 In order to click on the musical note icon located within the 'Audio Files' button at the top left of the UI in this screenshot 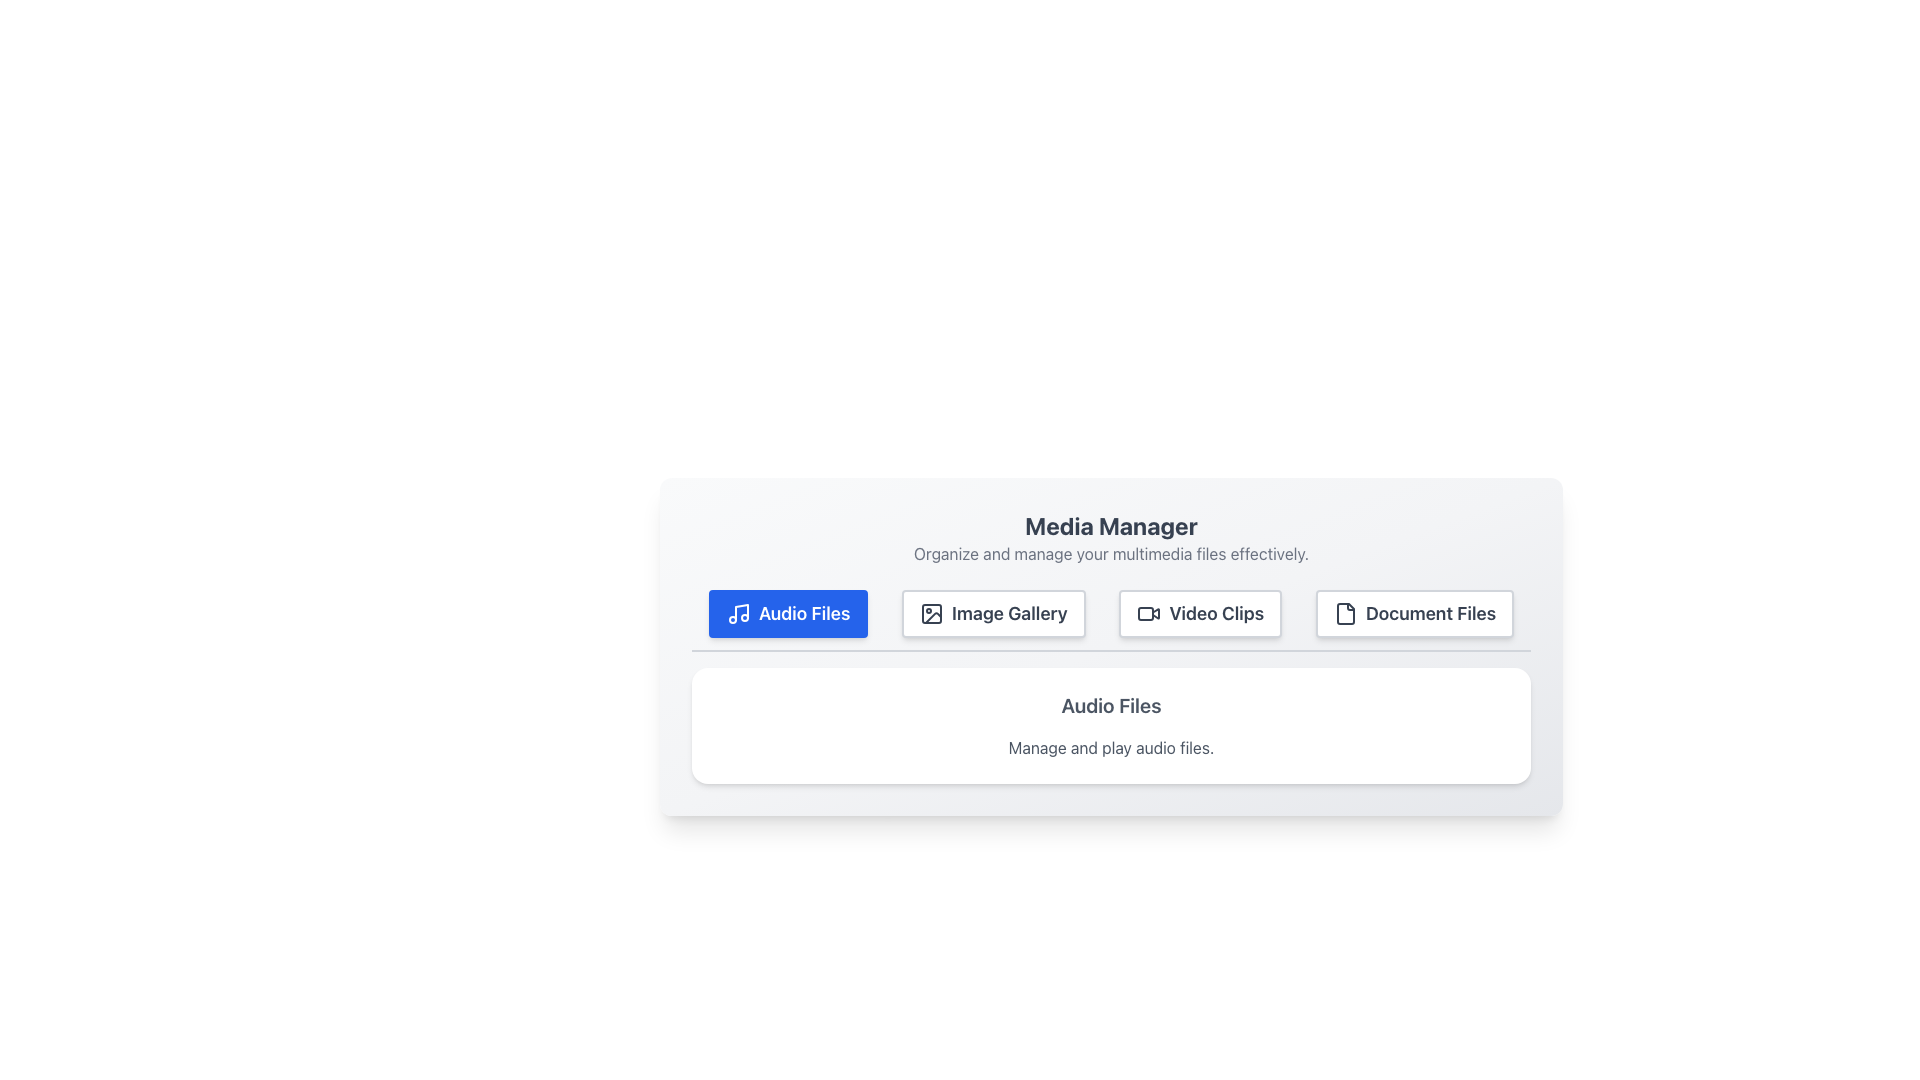, I will do `click(737, 612)`.